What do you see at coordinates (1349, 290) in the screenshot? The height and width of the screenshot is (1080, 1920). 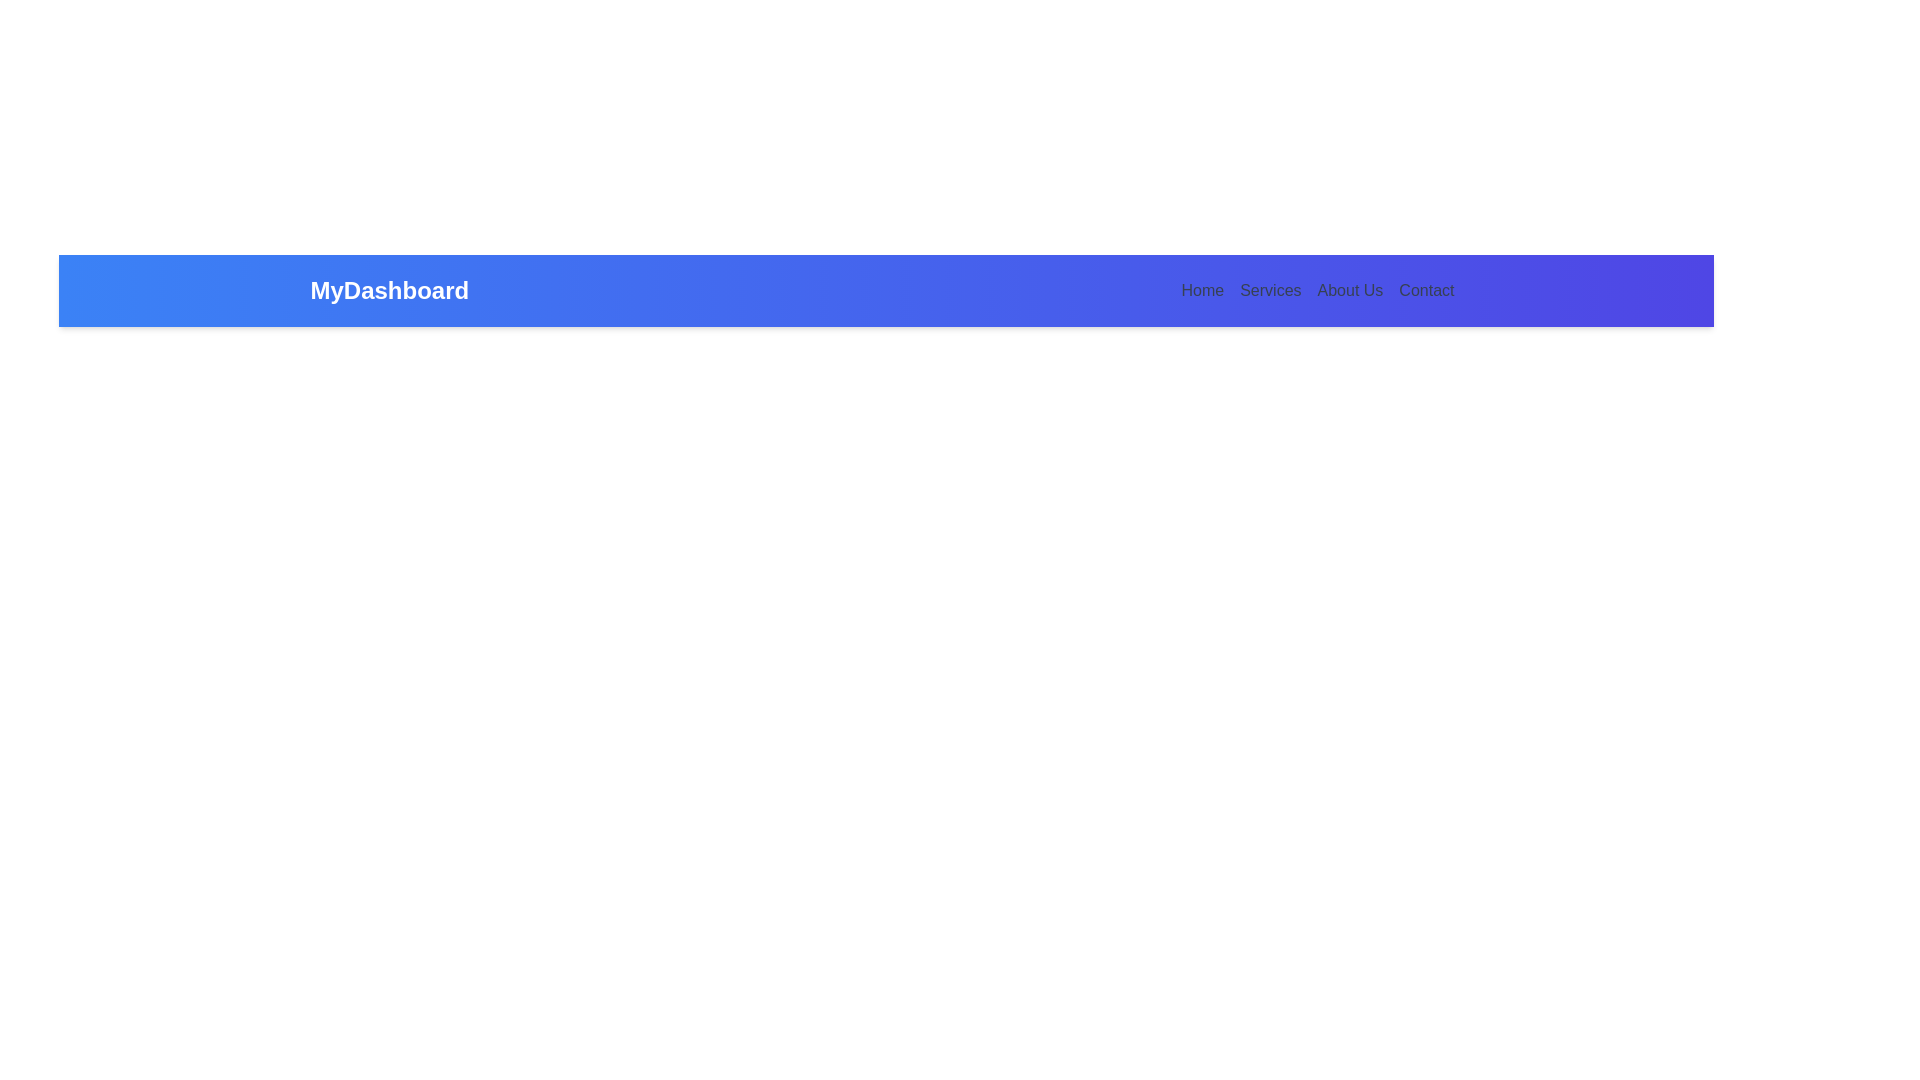 I see `the 'About Us' Text hyperlink located in the horizontal navigation menu, which is positioned to the right of 'Services' and to the left of 'Contact'` at bounding box center [1349, 290].